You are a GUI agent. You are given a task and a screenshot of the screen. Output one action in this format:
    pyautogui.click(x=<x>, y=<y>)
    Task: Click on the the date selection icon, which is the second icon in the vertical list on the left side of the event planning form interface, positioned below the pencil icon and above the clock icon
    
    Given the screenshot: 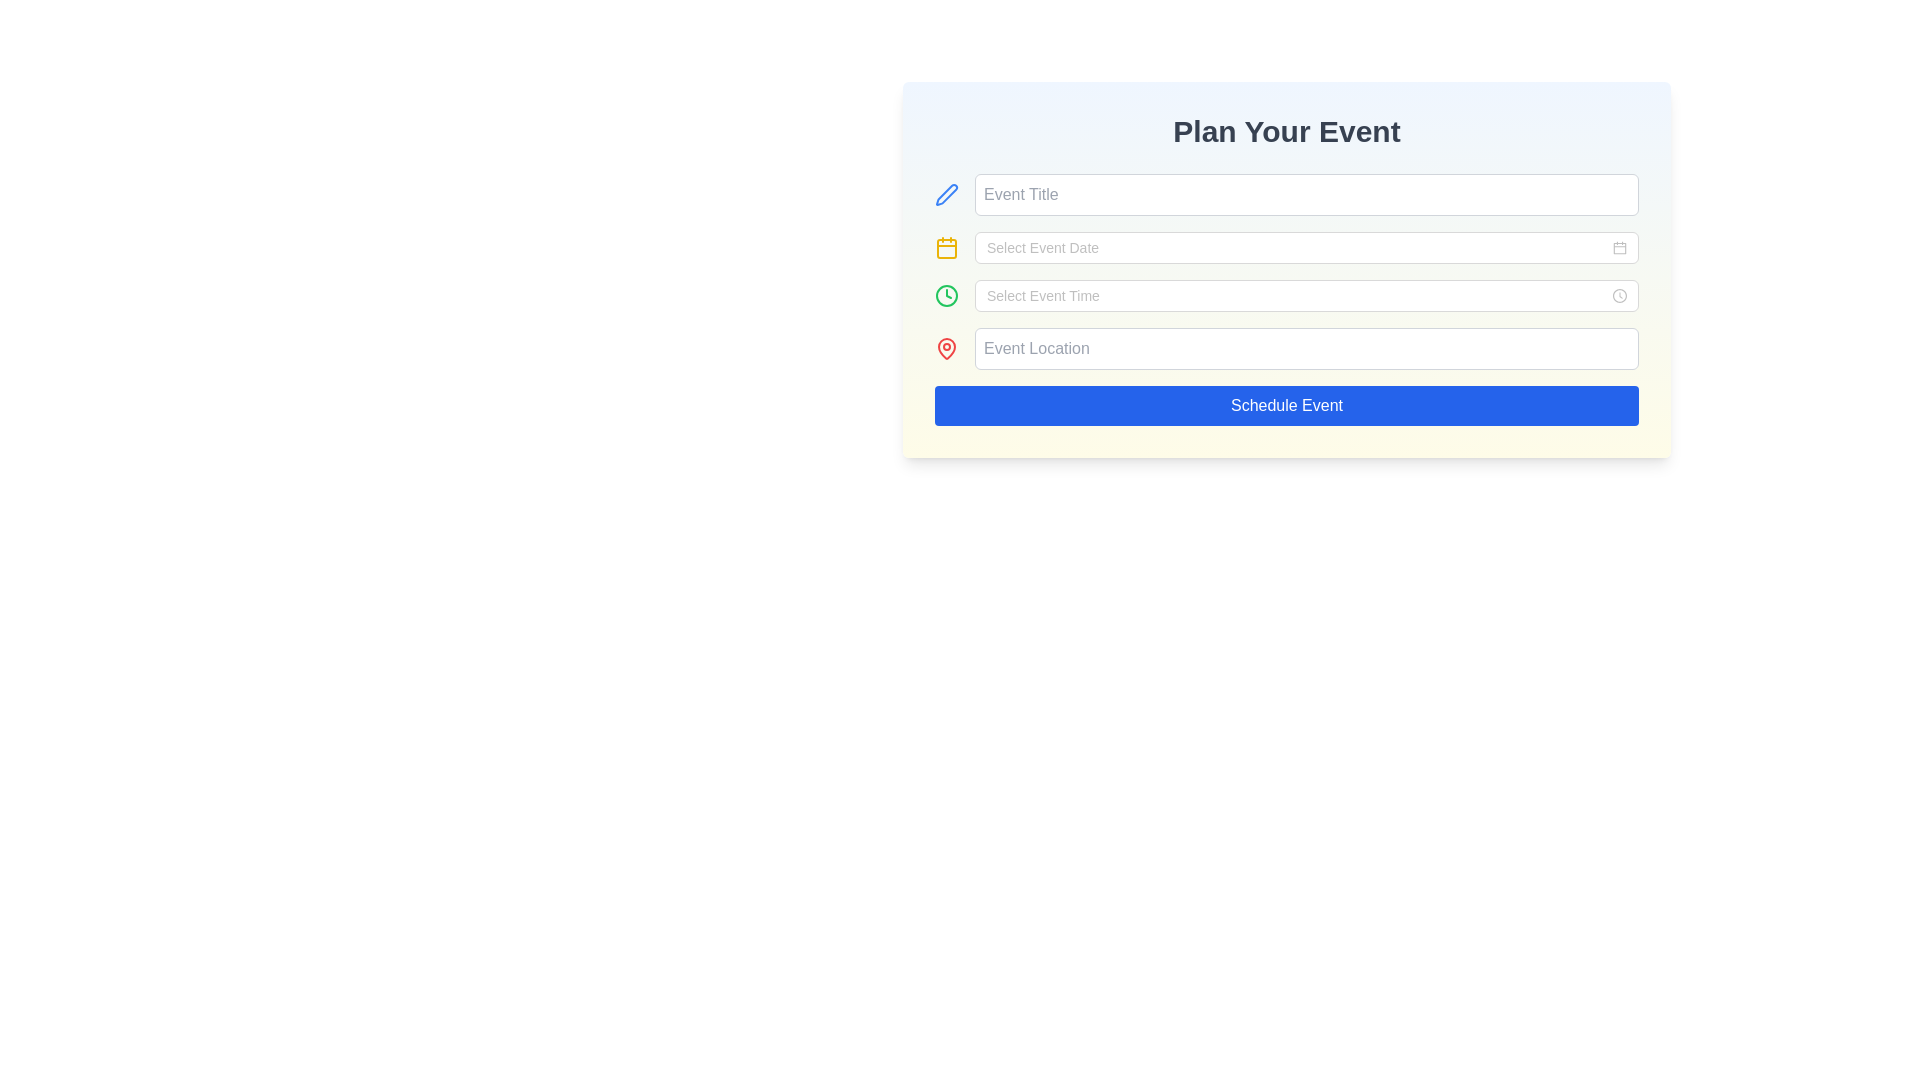 What is the action you would take?
    pyautogui.click(x=945, y=246)
    